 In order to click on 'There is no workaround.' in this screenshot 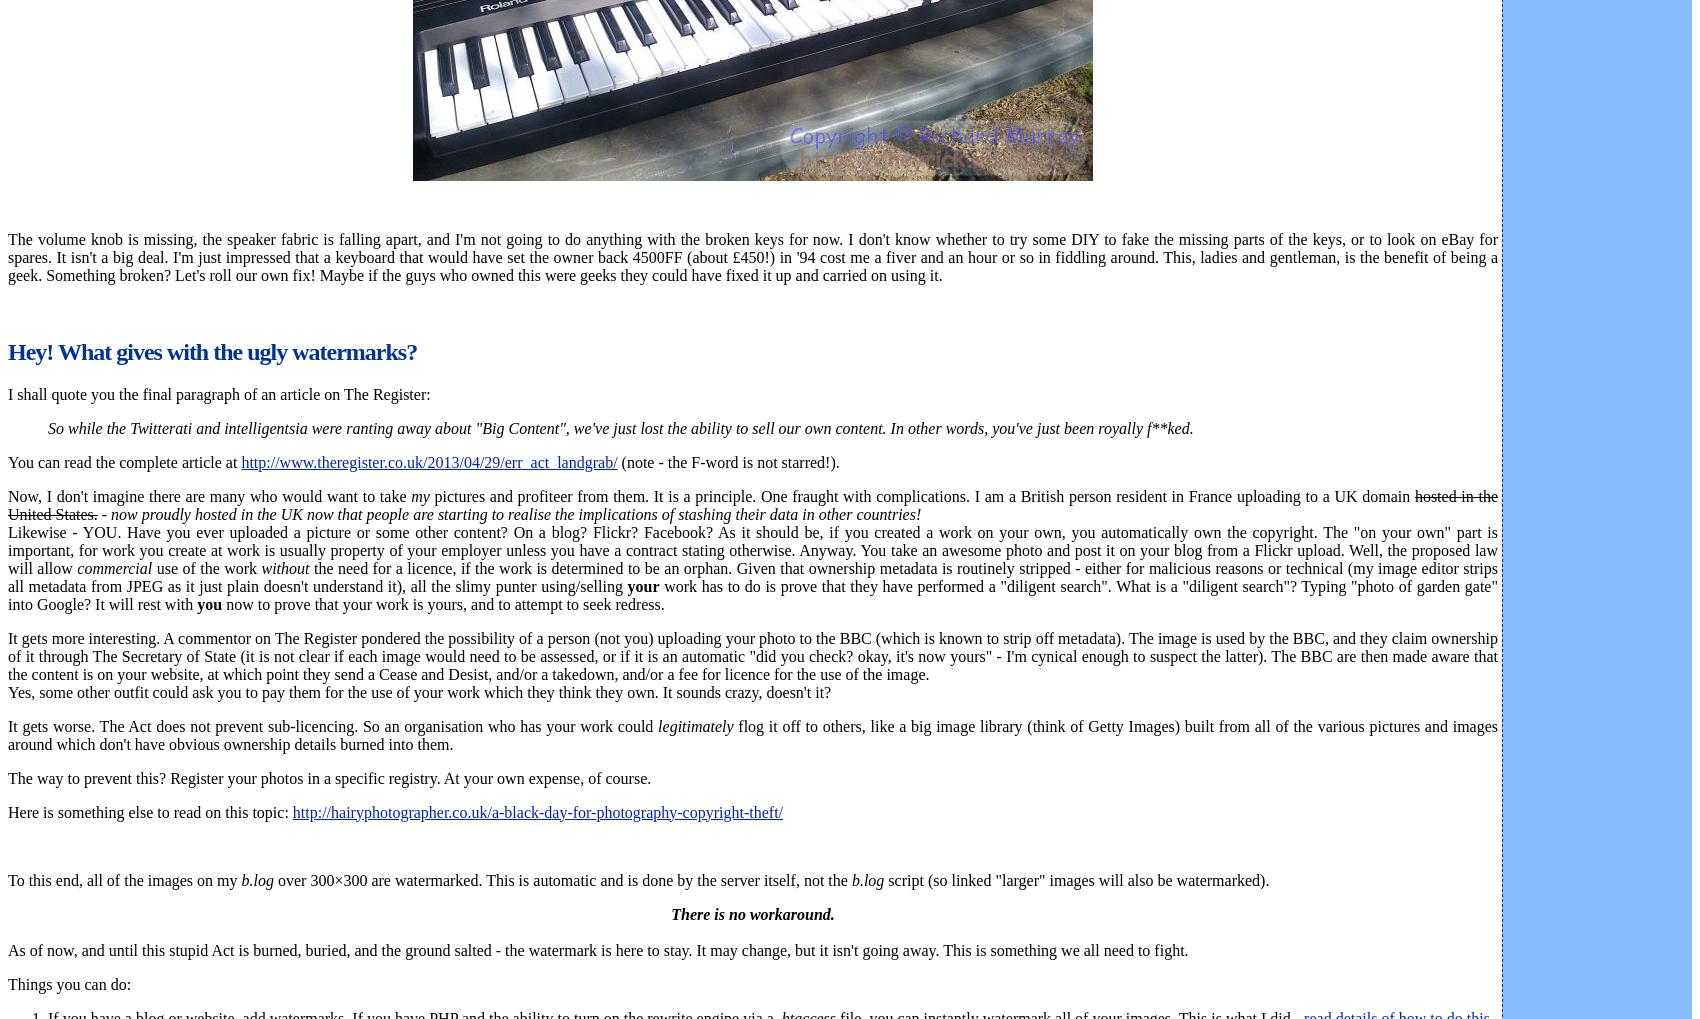, I will do `click(751, 913)`.